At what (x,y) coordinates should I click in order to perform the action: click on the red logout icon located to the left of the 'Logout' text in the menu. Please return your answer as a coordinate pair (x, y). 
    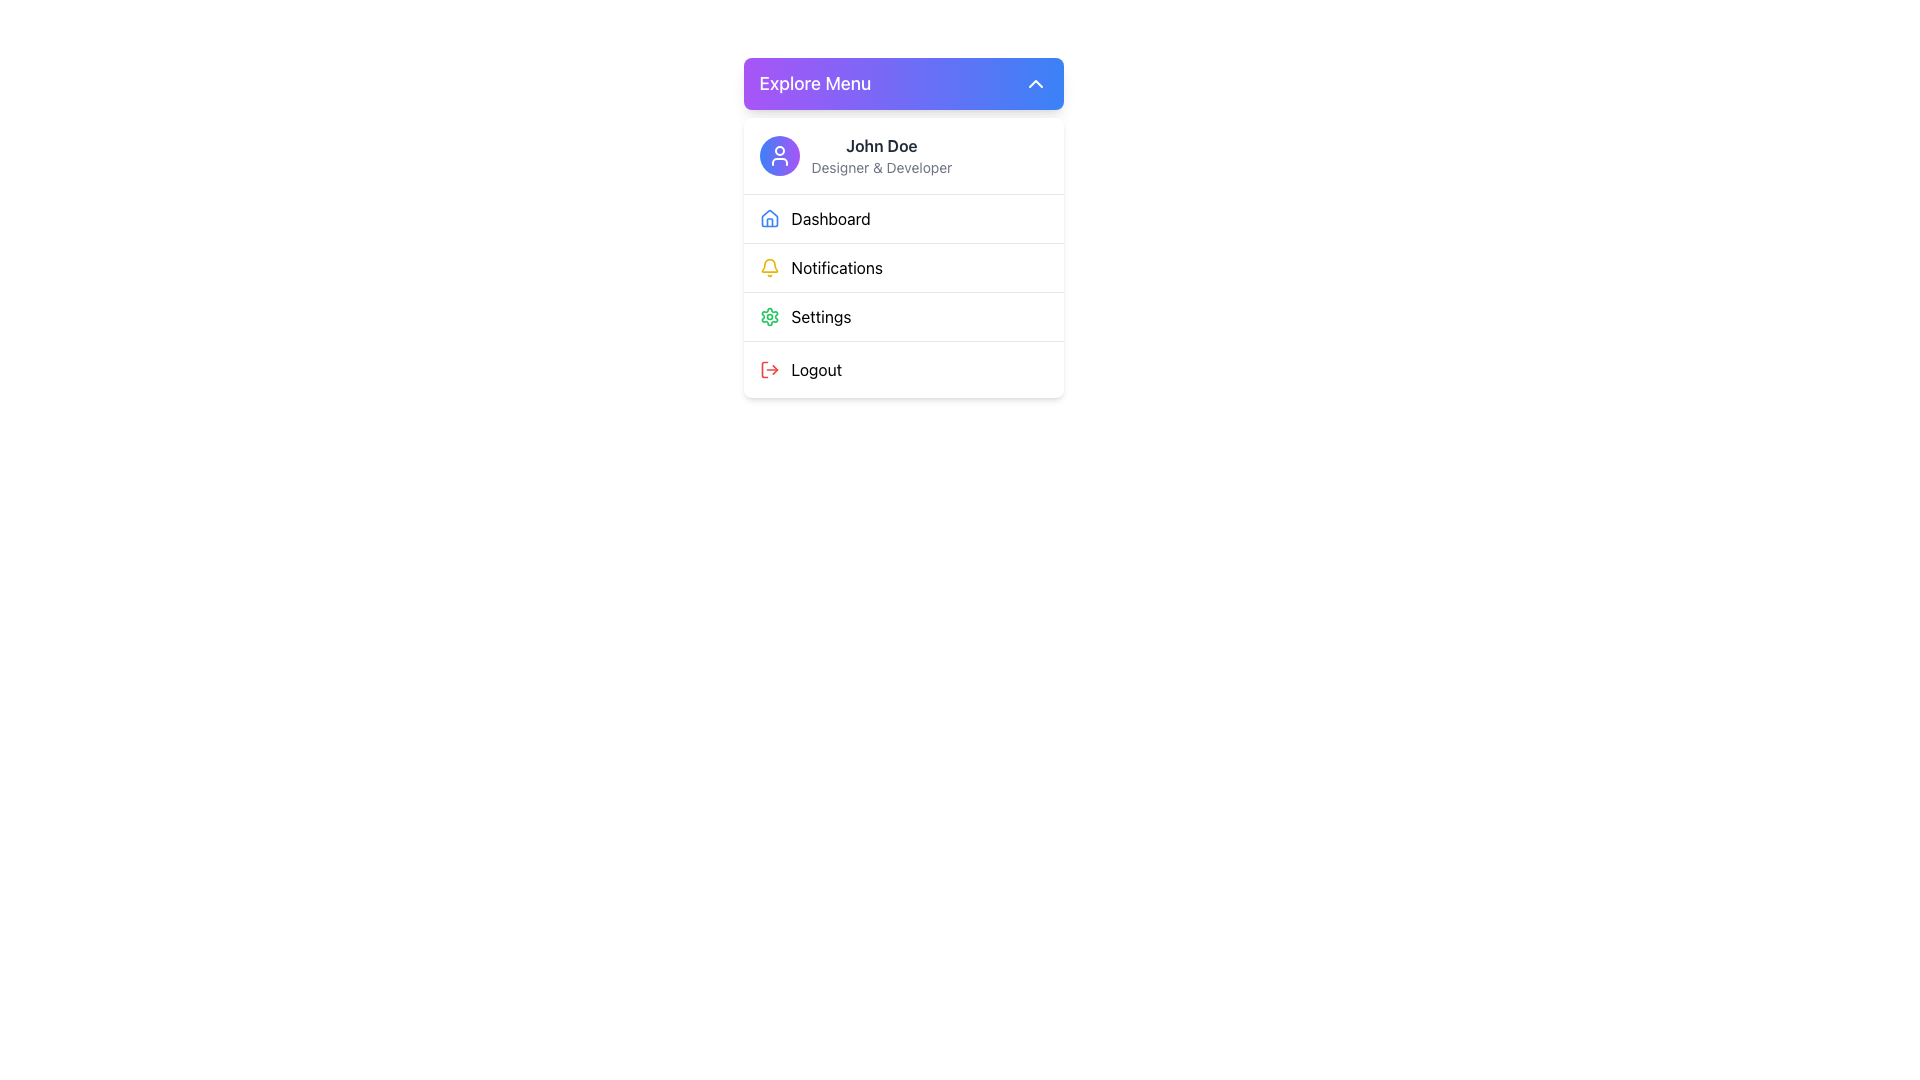
    Looking at the image, I should click on (768, 370).